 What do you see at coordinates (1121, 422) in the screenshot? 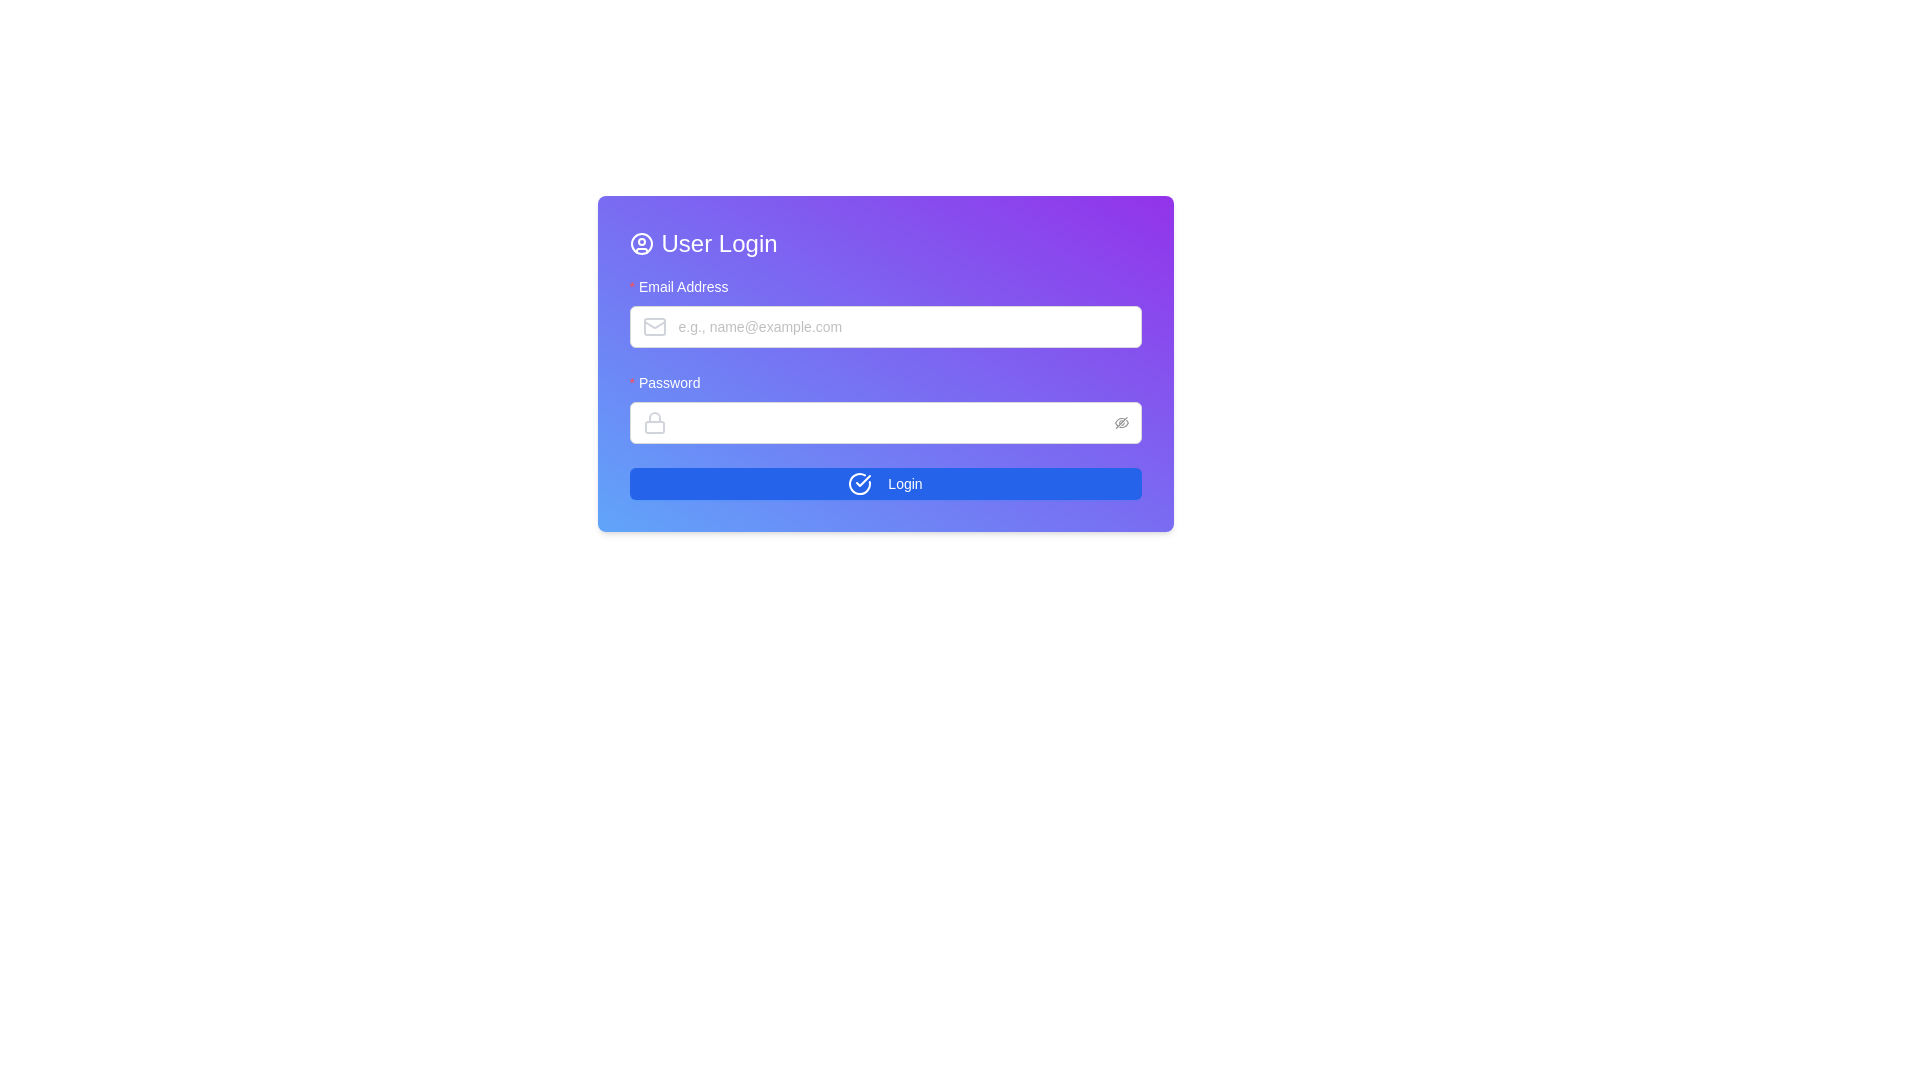
I see `the password visibility toggle button, which is a small eye icon with a slash through it, located at the far right of the password input field in the login form` at bounding box center [1121, 422].